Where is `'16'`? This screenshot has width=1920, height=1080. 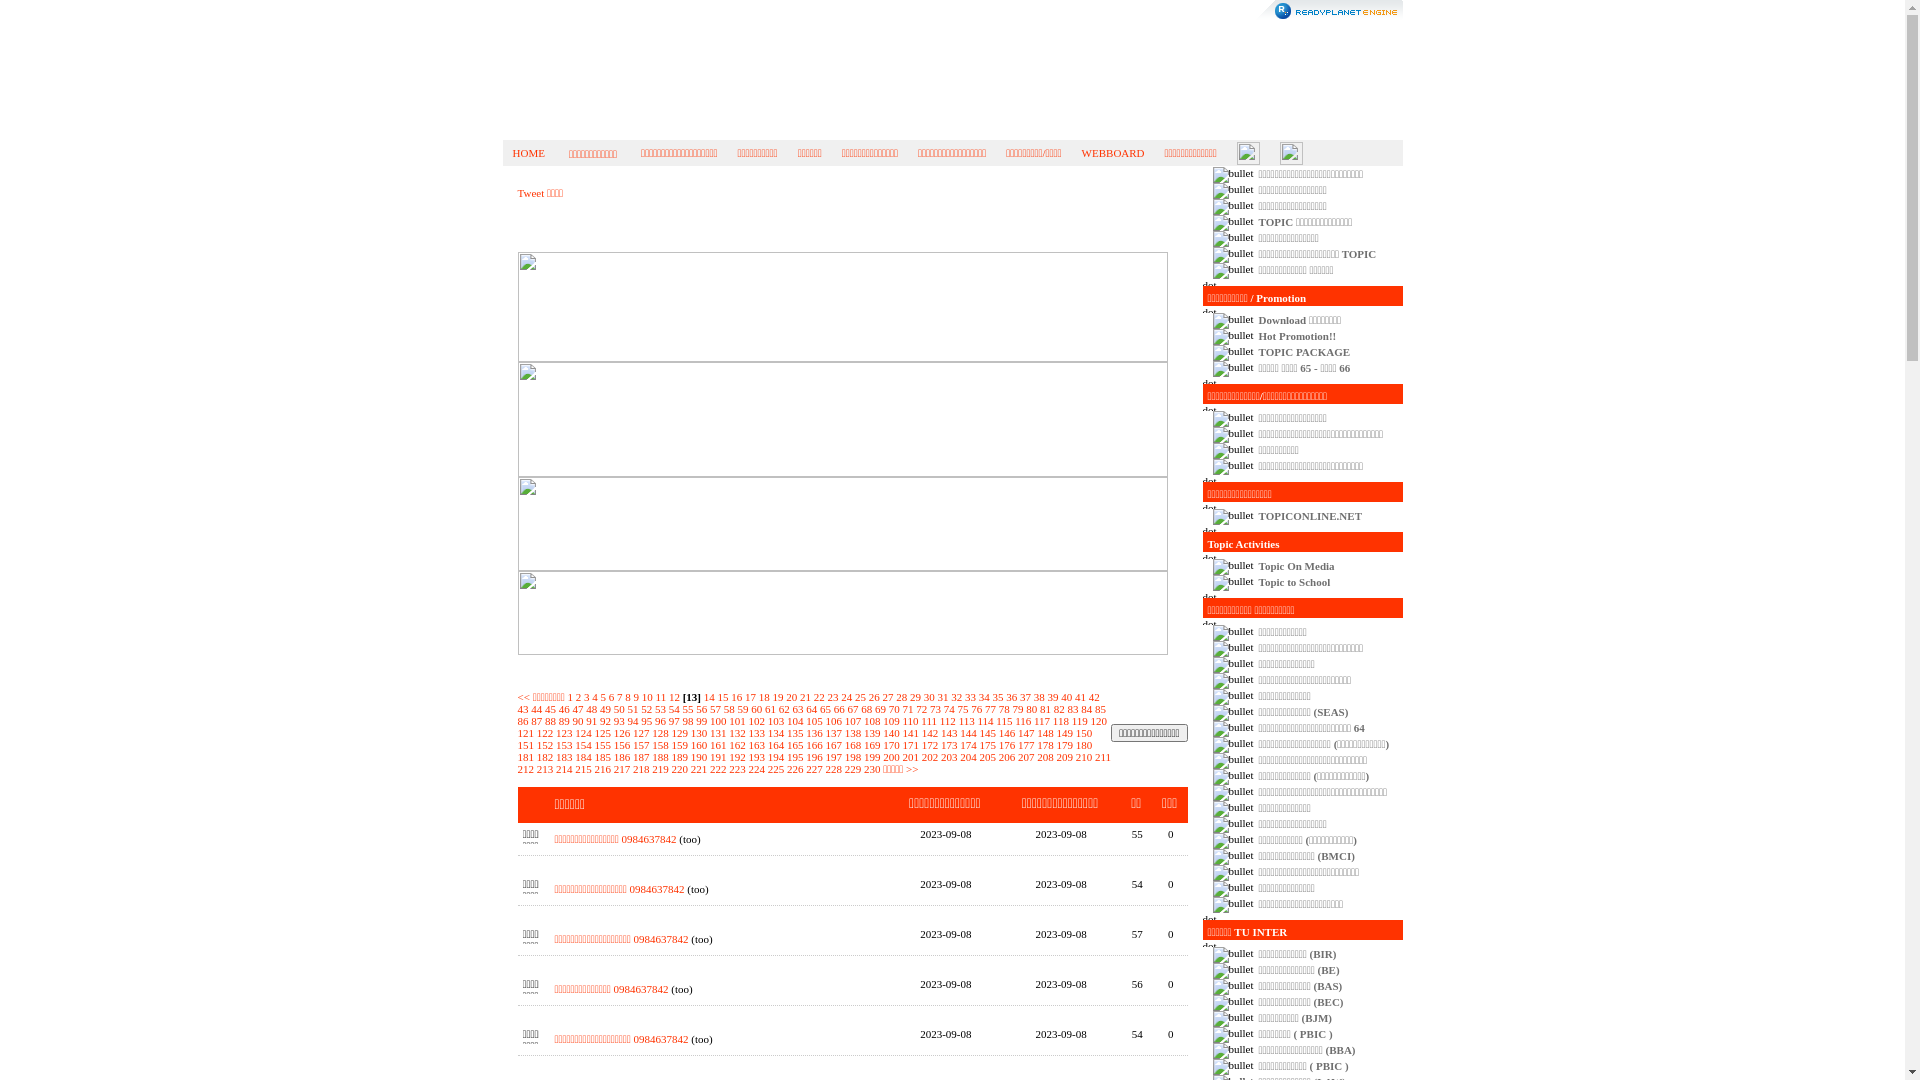 '16' is located at coordinates (735, 696).